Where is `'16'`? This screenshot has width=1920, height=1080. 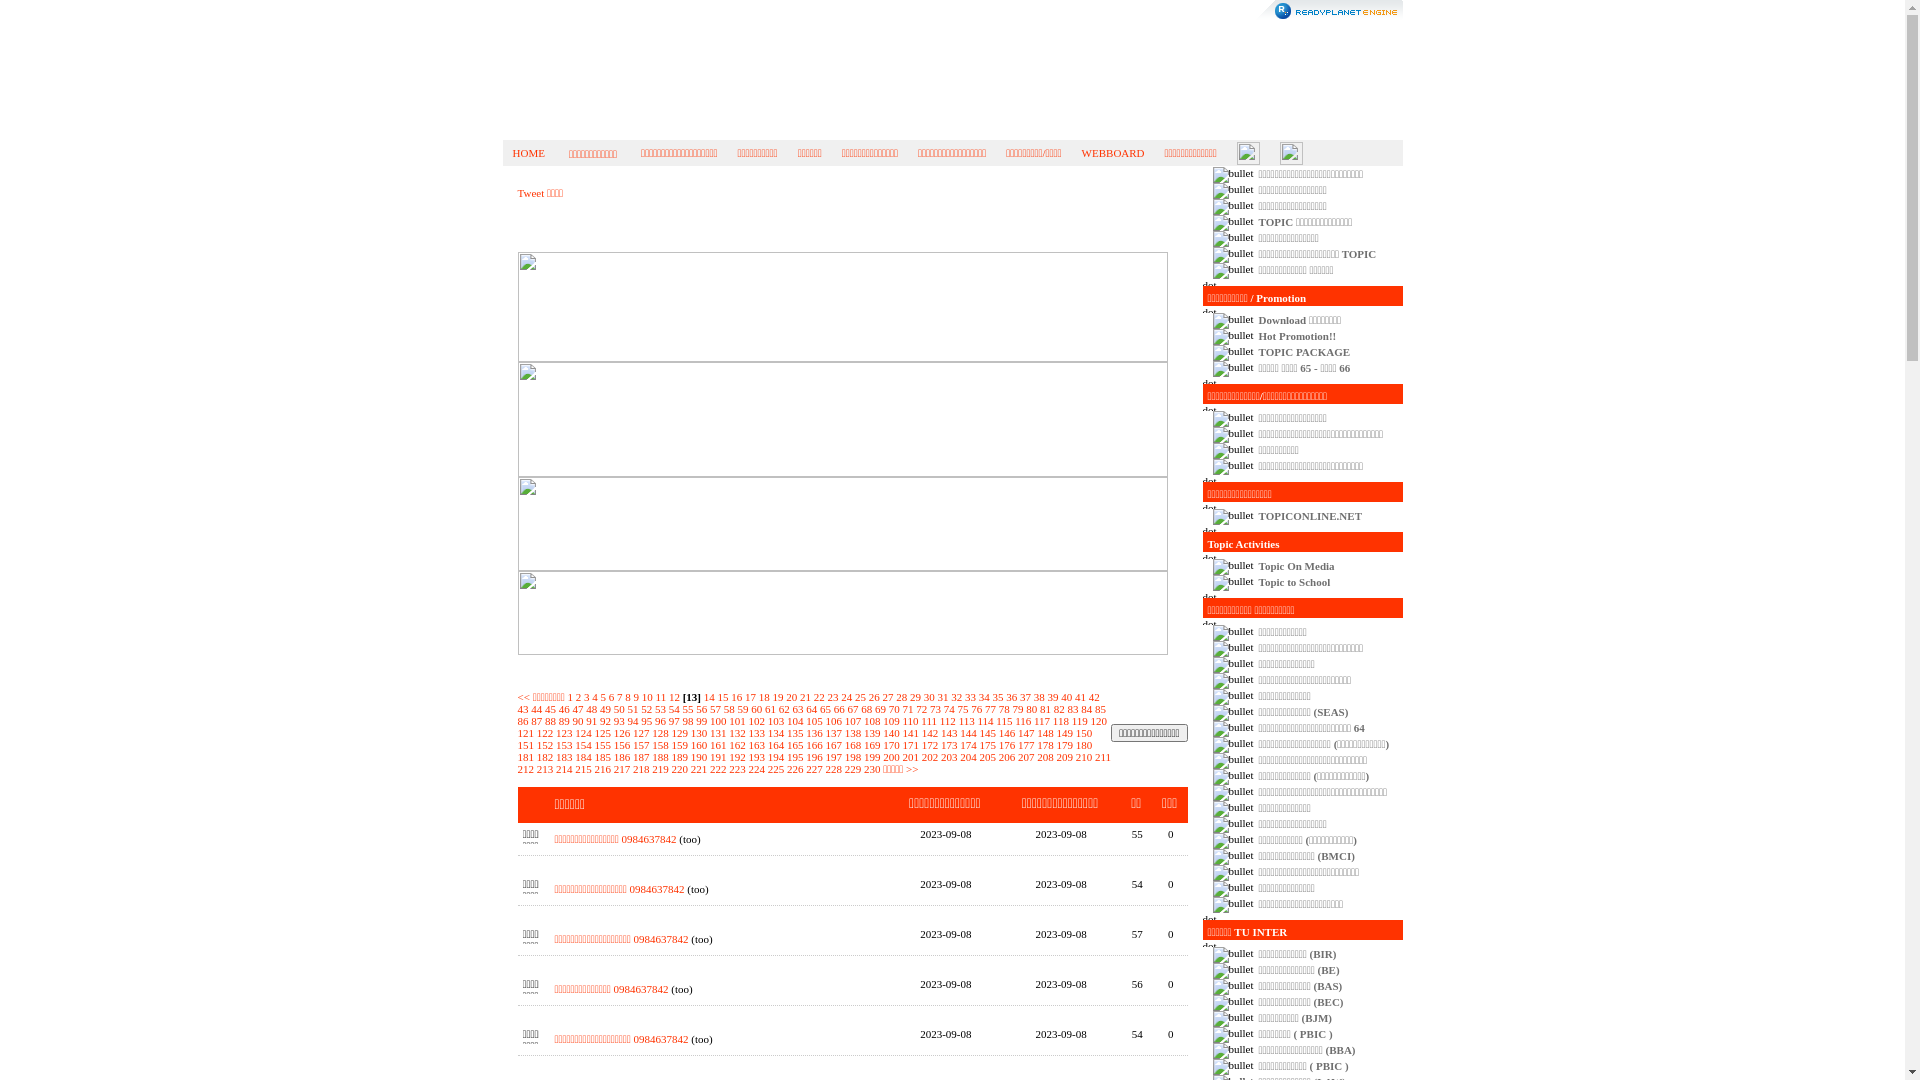 '16' is located at coordinates (735, 696).